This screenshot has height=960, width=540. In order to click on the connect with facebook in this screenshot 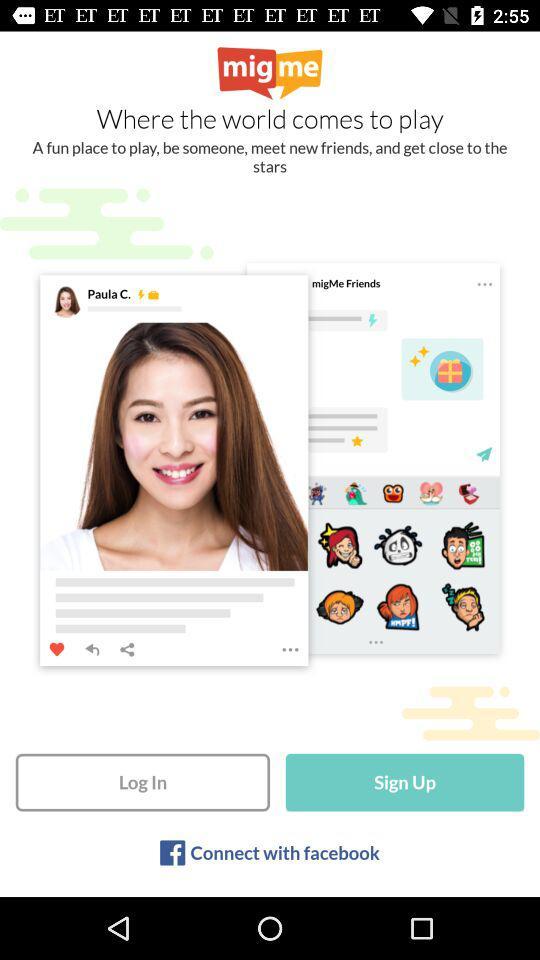, I will do `click(284, 851)`.